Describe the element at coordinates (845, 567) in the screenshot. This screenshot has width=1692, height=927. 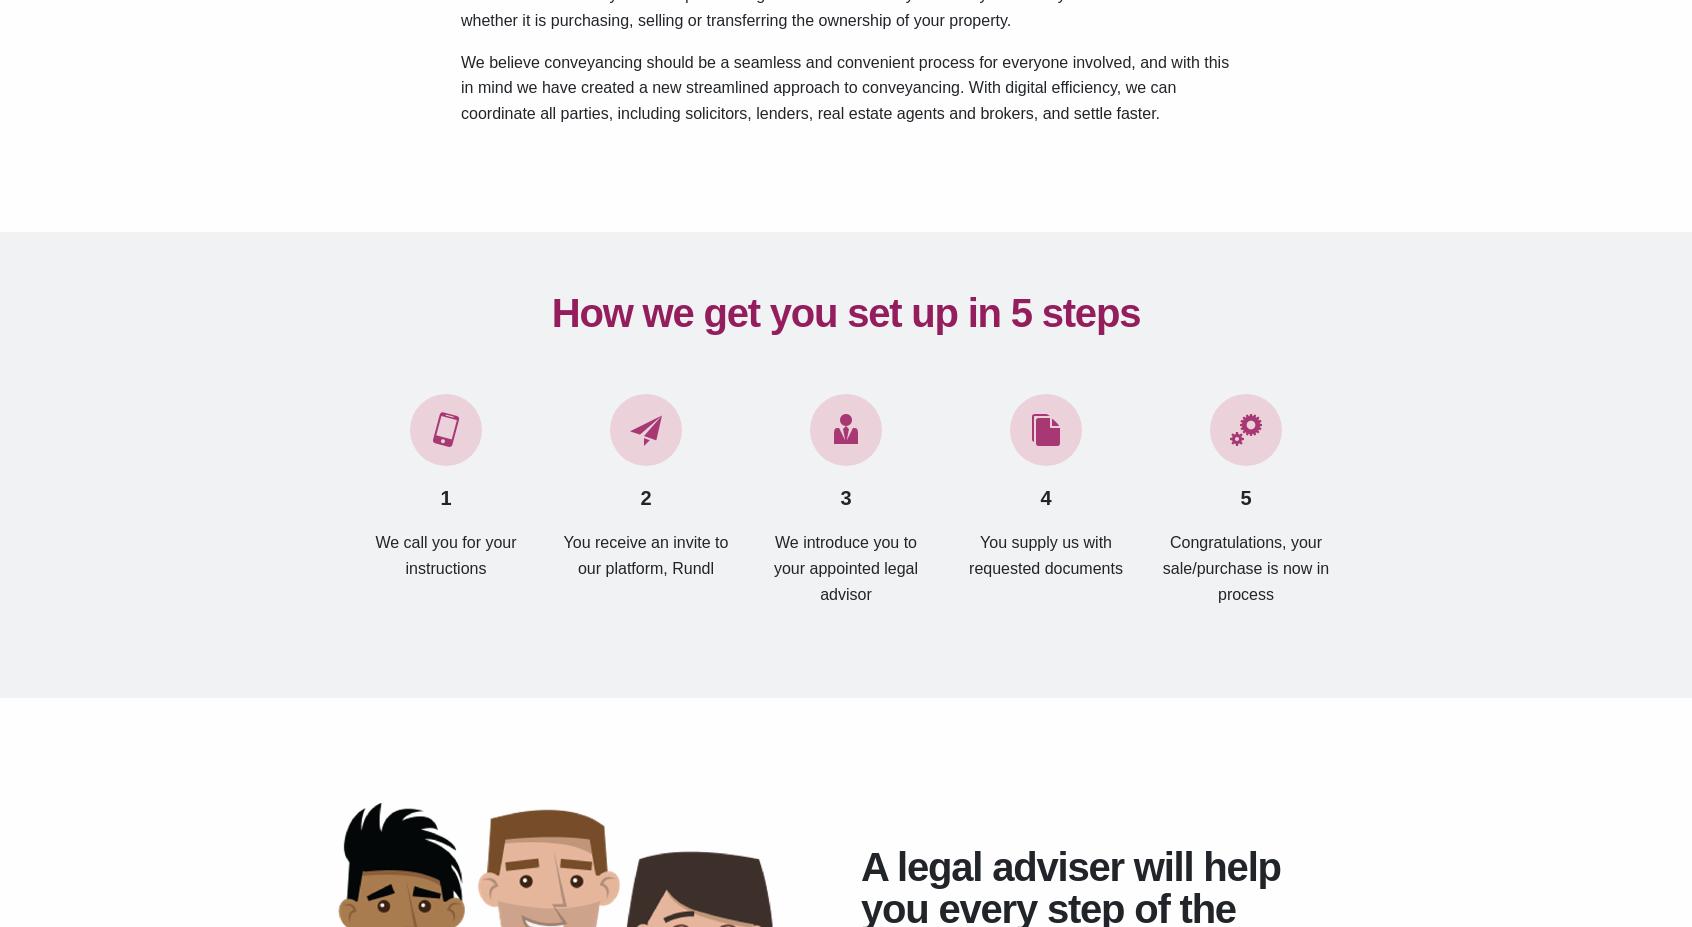
I see `'We introduce you to your appointed legal advisor'` at that location.